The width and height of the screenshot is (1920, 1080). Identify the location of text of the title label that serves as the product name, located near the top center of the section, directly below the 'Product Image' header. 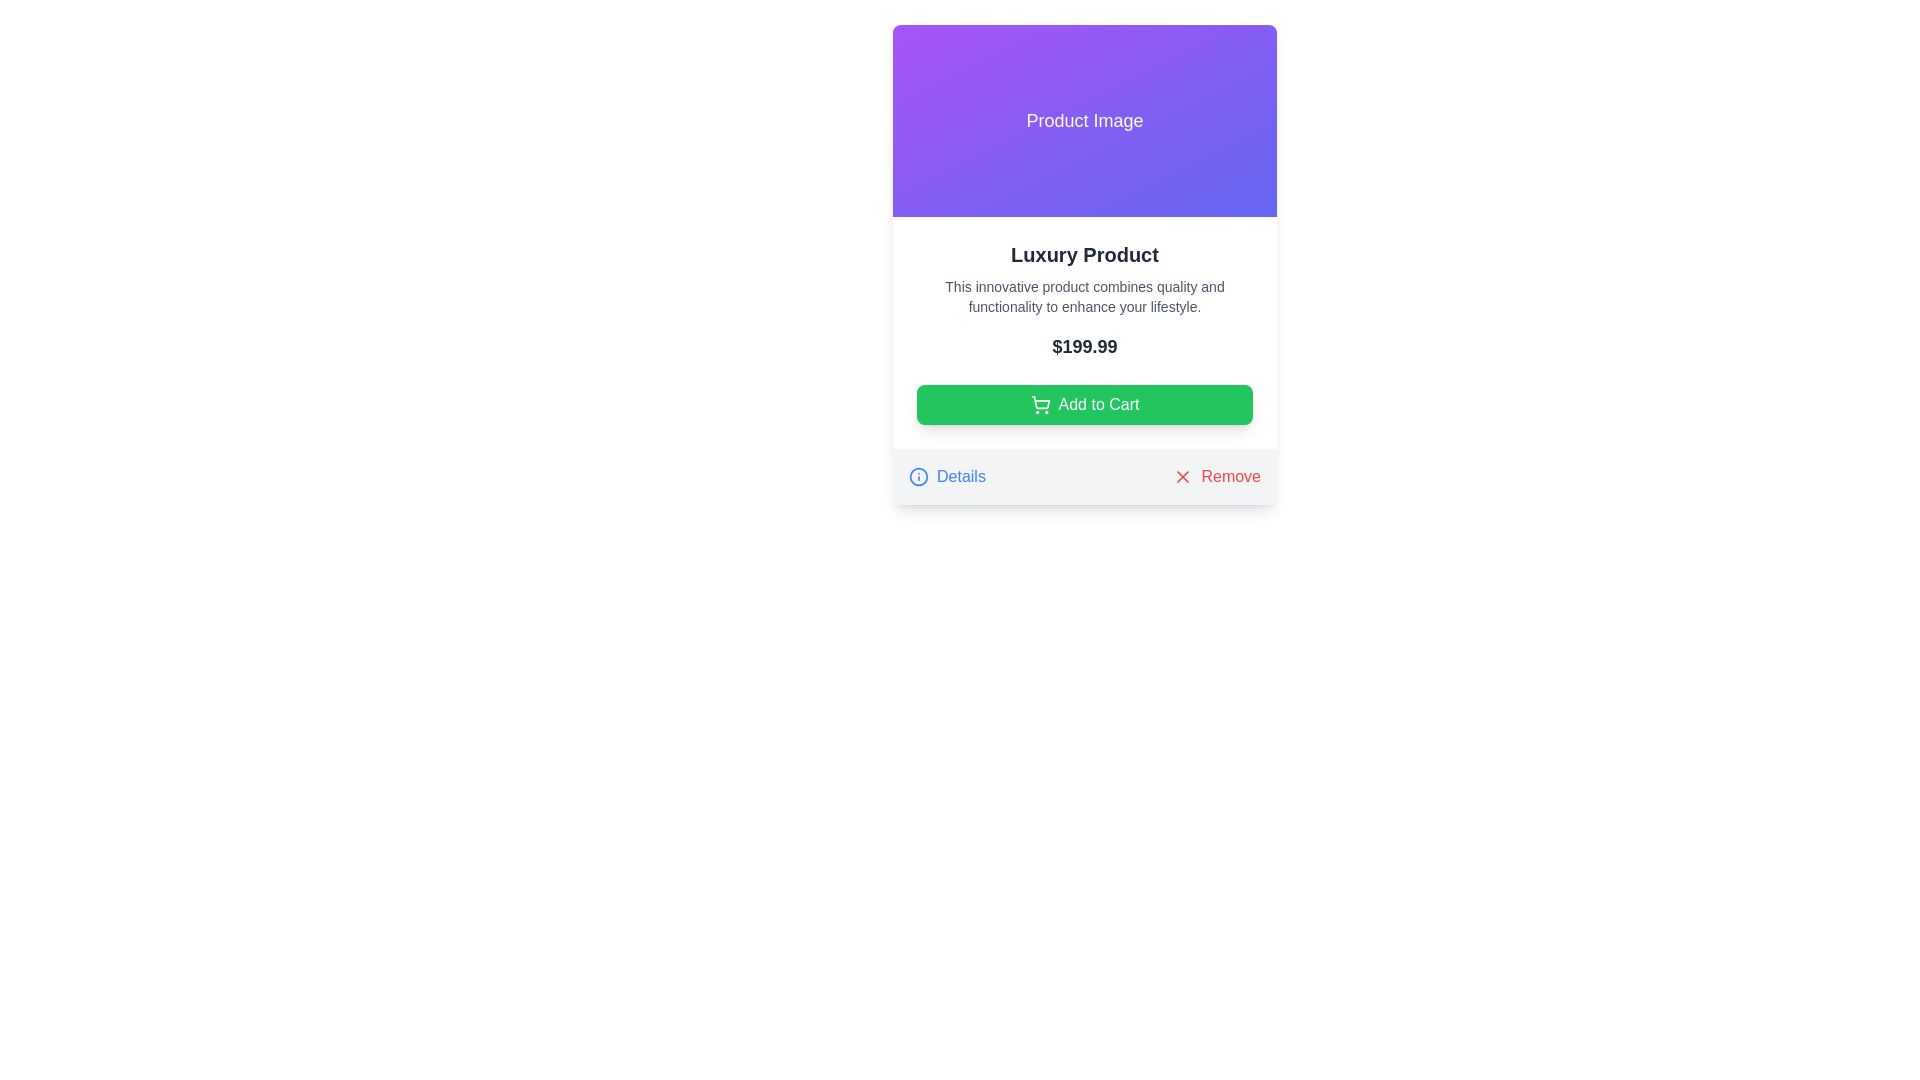
(1083, 253).